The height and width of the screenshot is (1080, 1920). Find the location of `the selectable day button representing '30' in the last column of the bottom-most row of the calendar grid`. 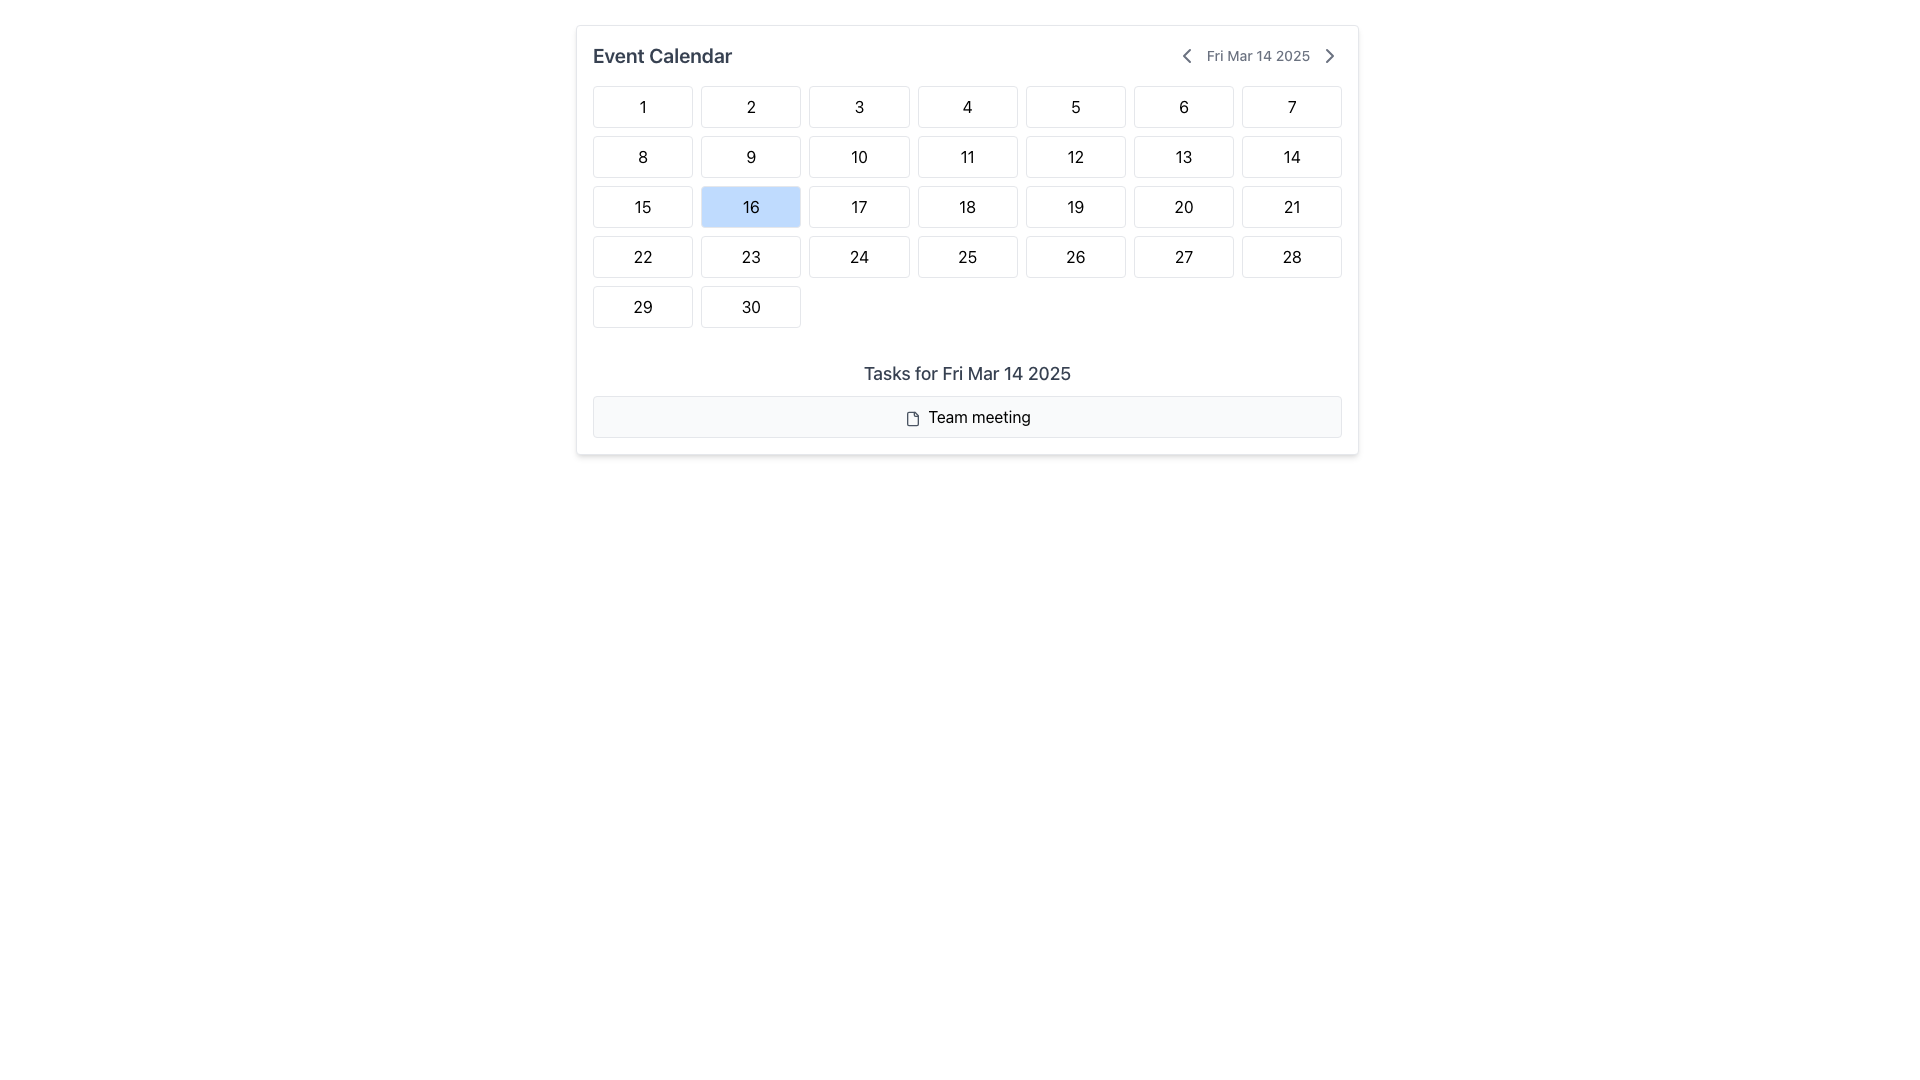

the selectable day button representing '30' in the last column of the bottom-most row of the calendar grid is located at coordinates (750, 307).